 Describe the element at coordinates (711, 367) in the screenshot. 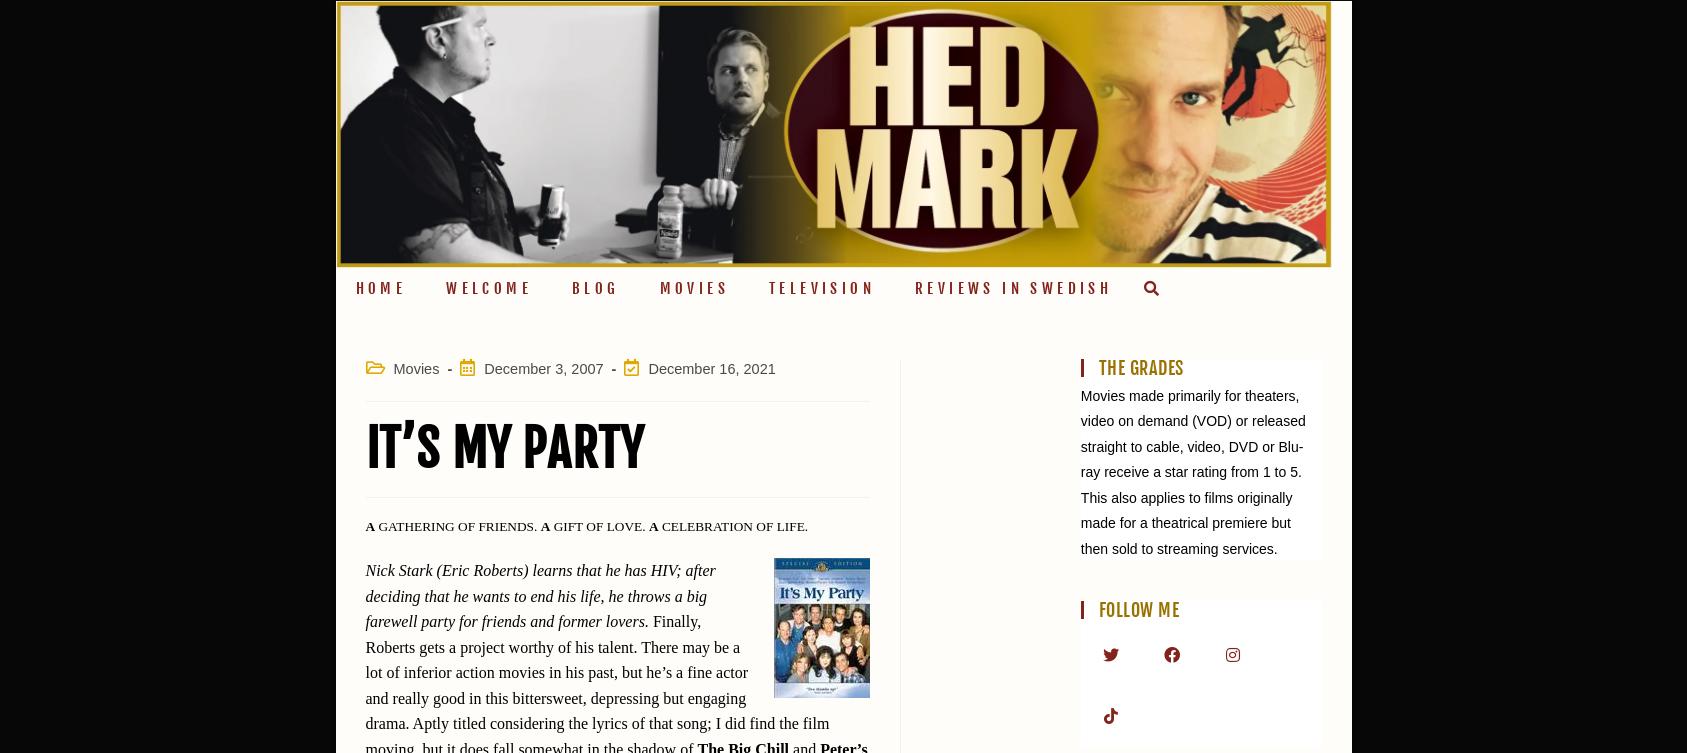

I see `'December 16, 2021'` at that location.